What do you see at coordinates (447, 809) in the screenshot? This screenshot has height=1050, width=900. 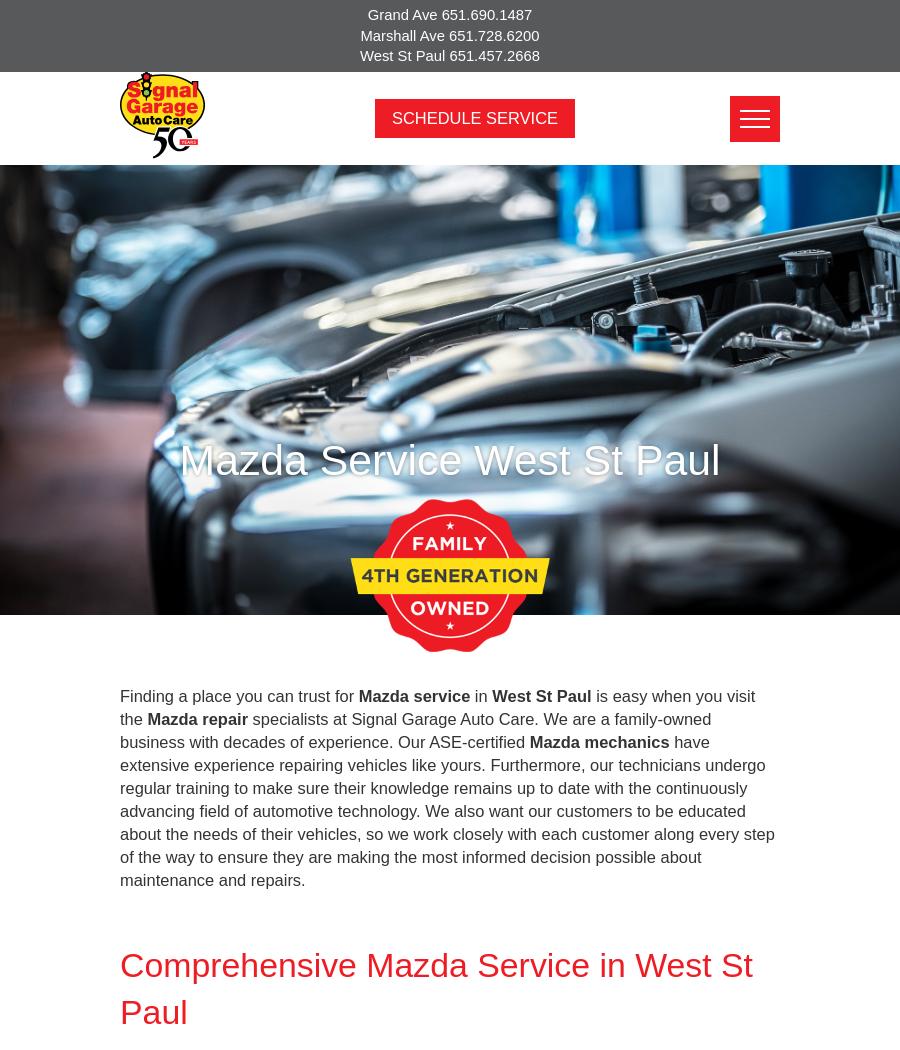 I see `'have extensive experience repairing vehicles like yours. Furthermore, our technicians undergo regular training to make sure their knowledge remains up to date with the continuously advancing field of automotive technology. We also want our customers to be educated about the needs of their vehicles, so we work closely with each customer along every step of the way to ensure they are making the most informed decision possible about maintenance and repairs.'` at bounding box center [447, 809].